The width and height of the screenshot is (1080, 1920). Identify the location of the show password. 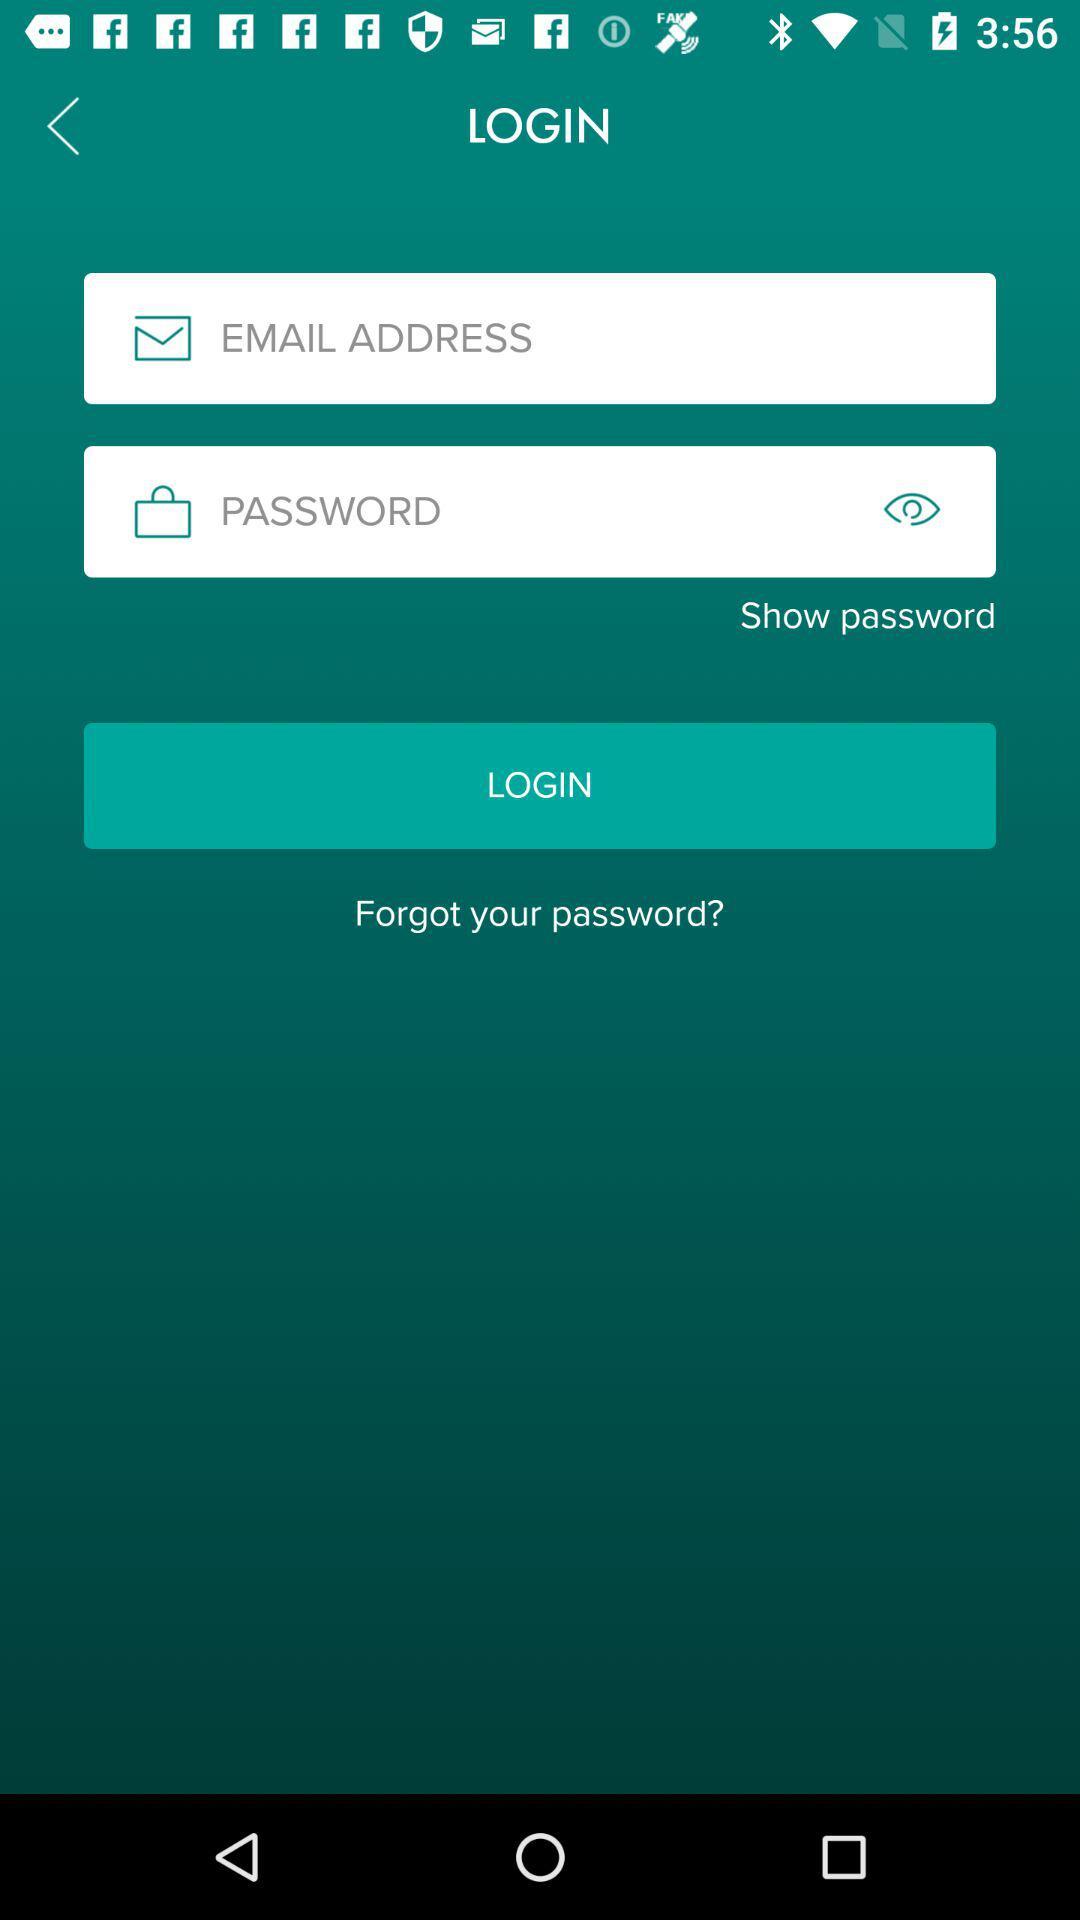
(540, 615).